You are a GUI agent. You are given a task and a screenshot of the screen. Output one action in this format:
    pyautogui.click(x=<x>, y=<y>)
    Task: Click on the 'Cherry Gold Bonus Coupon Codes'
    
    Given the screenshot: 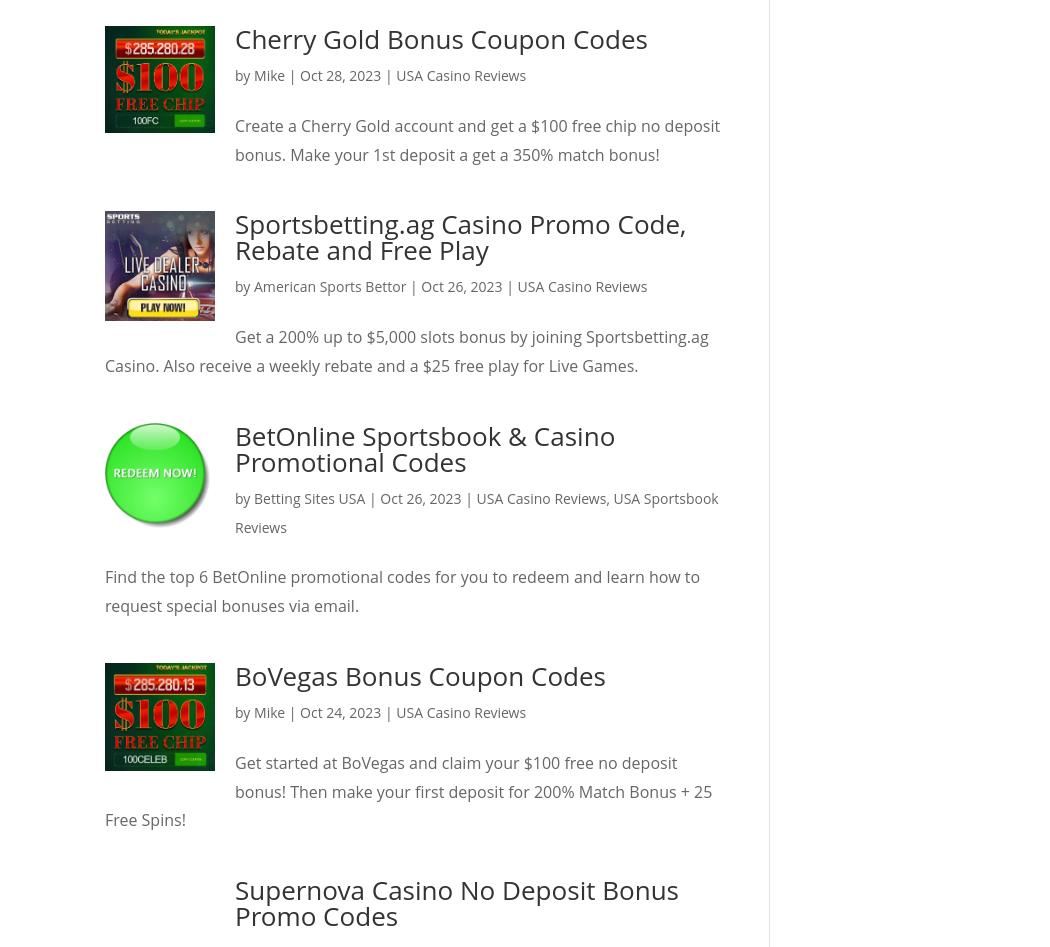 What is the action you would take?
    pyautogui.click(x=440, y=39)
    